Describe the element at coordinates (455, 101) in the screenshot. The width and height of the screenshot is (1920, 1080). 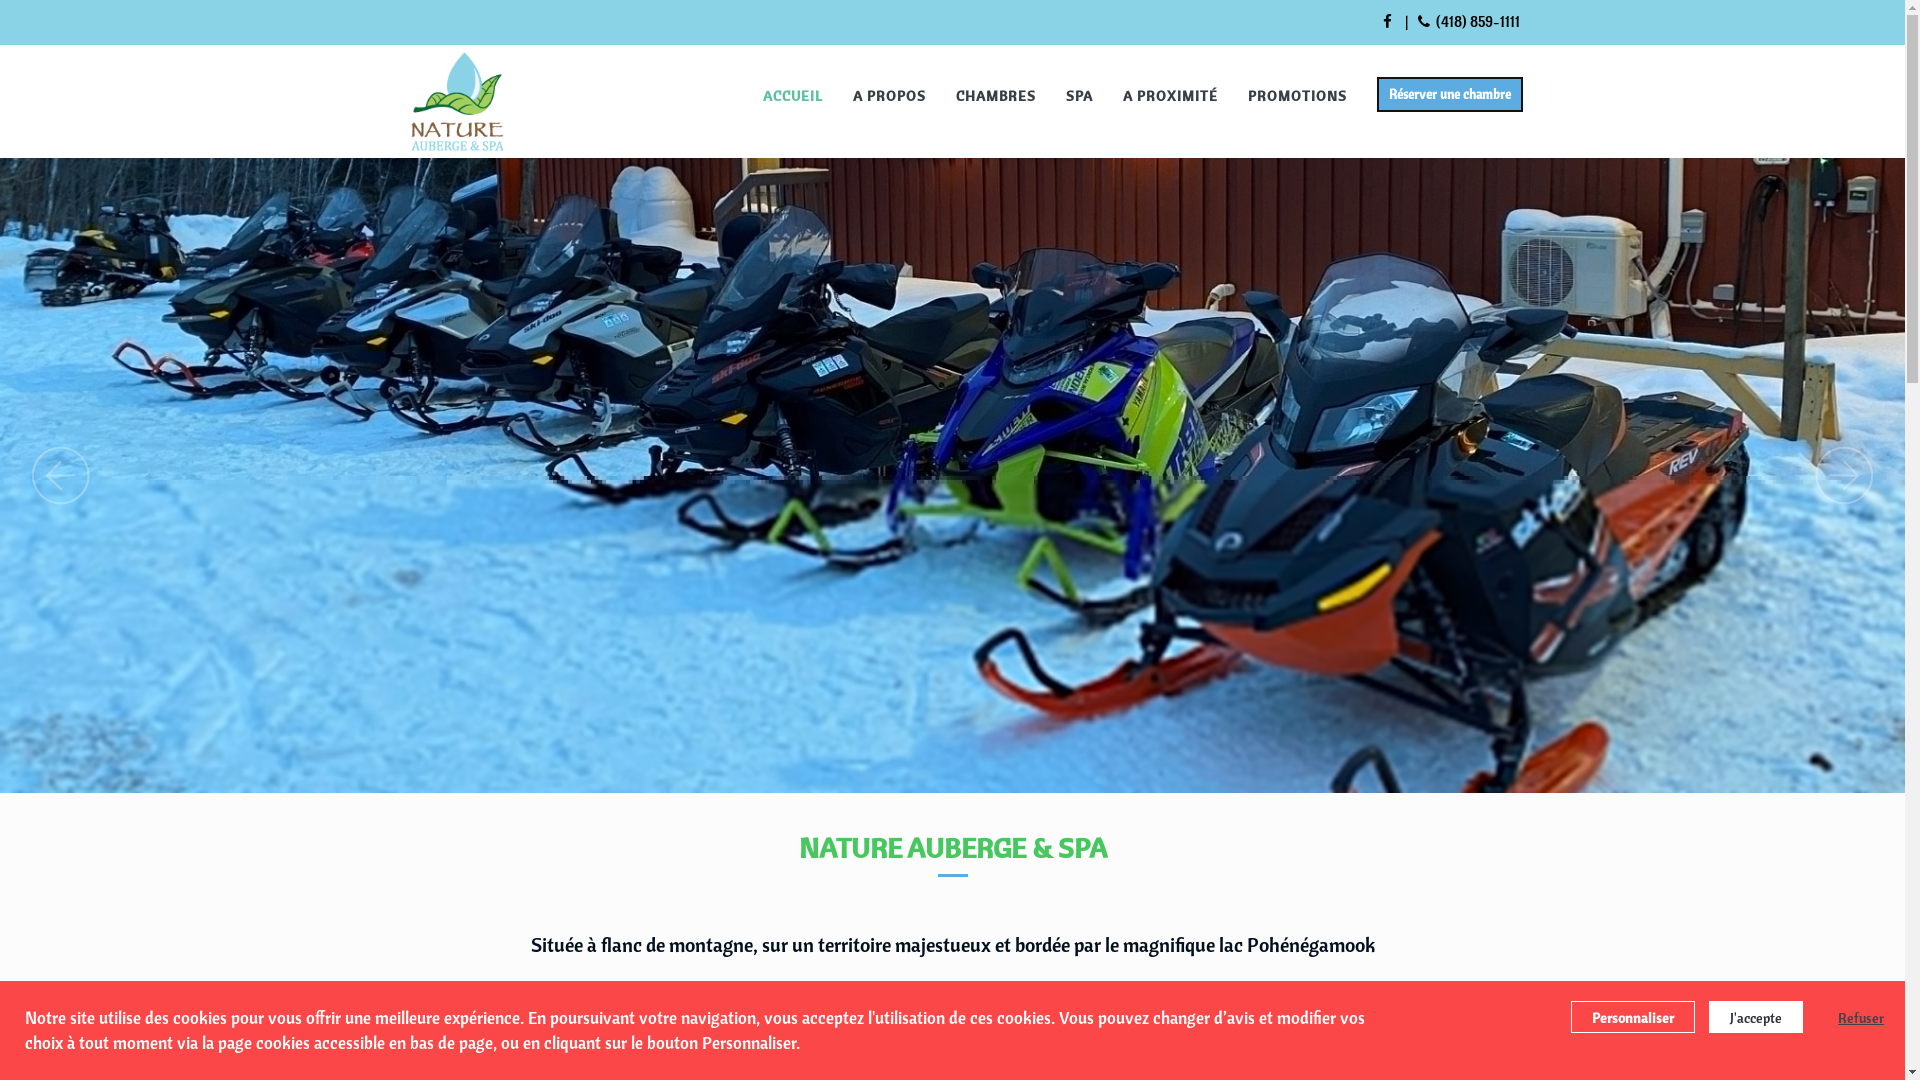
I see `'Nature Auberge et SPA'` at that location.